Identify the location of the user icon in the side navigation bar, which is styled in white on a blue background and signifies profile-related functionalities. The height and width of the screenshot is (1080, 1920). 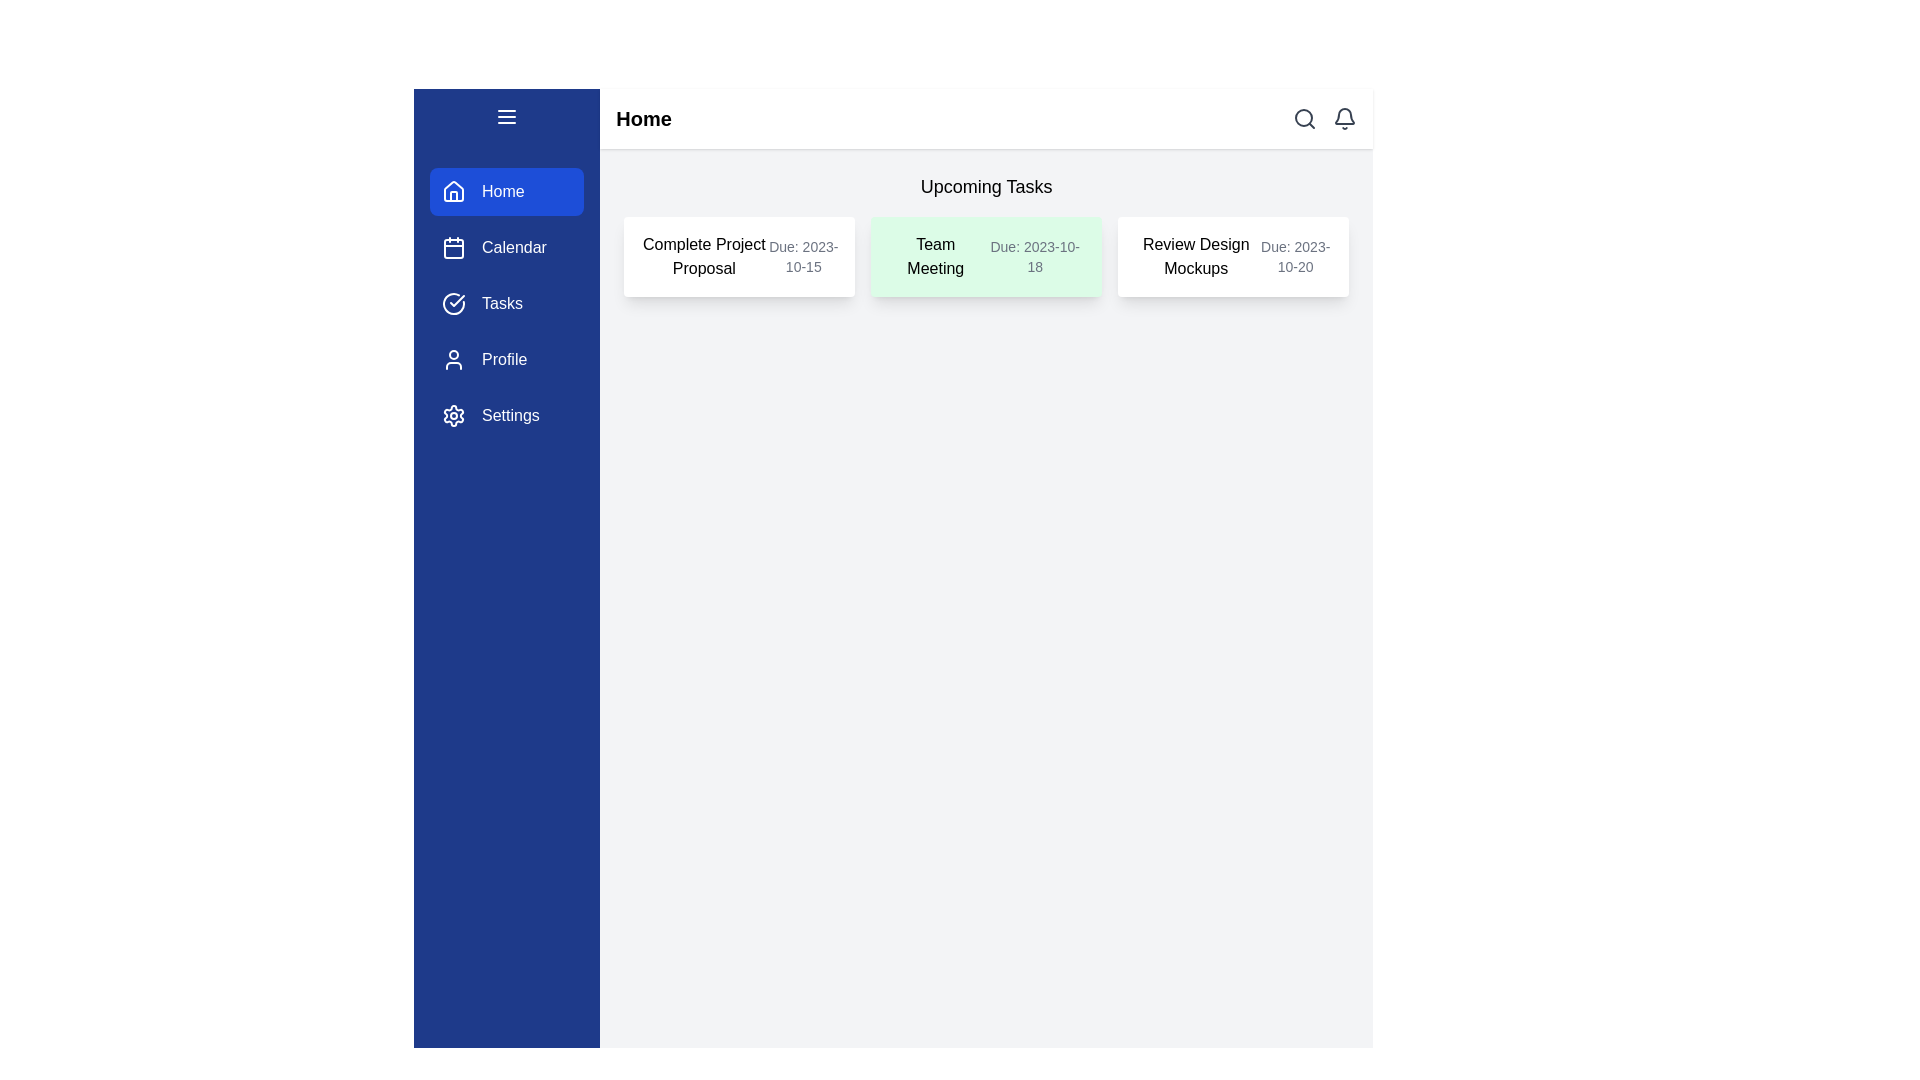
(453, 358).